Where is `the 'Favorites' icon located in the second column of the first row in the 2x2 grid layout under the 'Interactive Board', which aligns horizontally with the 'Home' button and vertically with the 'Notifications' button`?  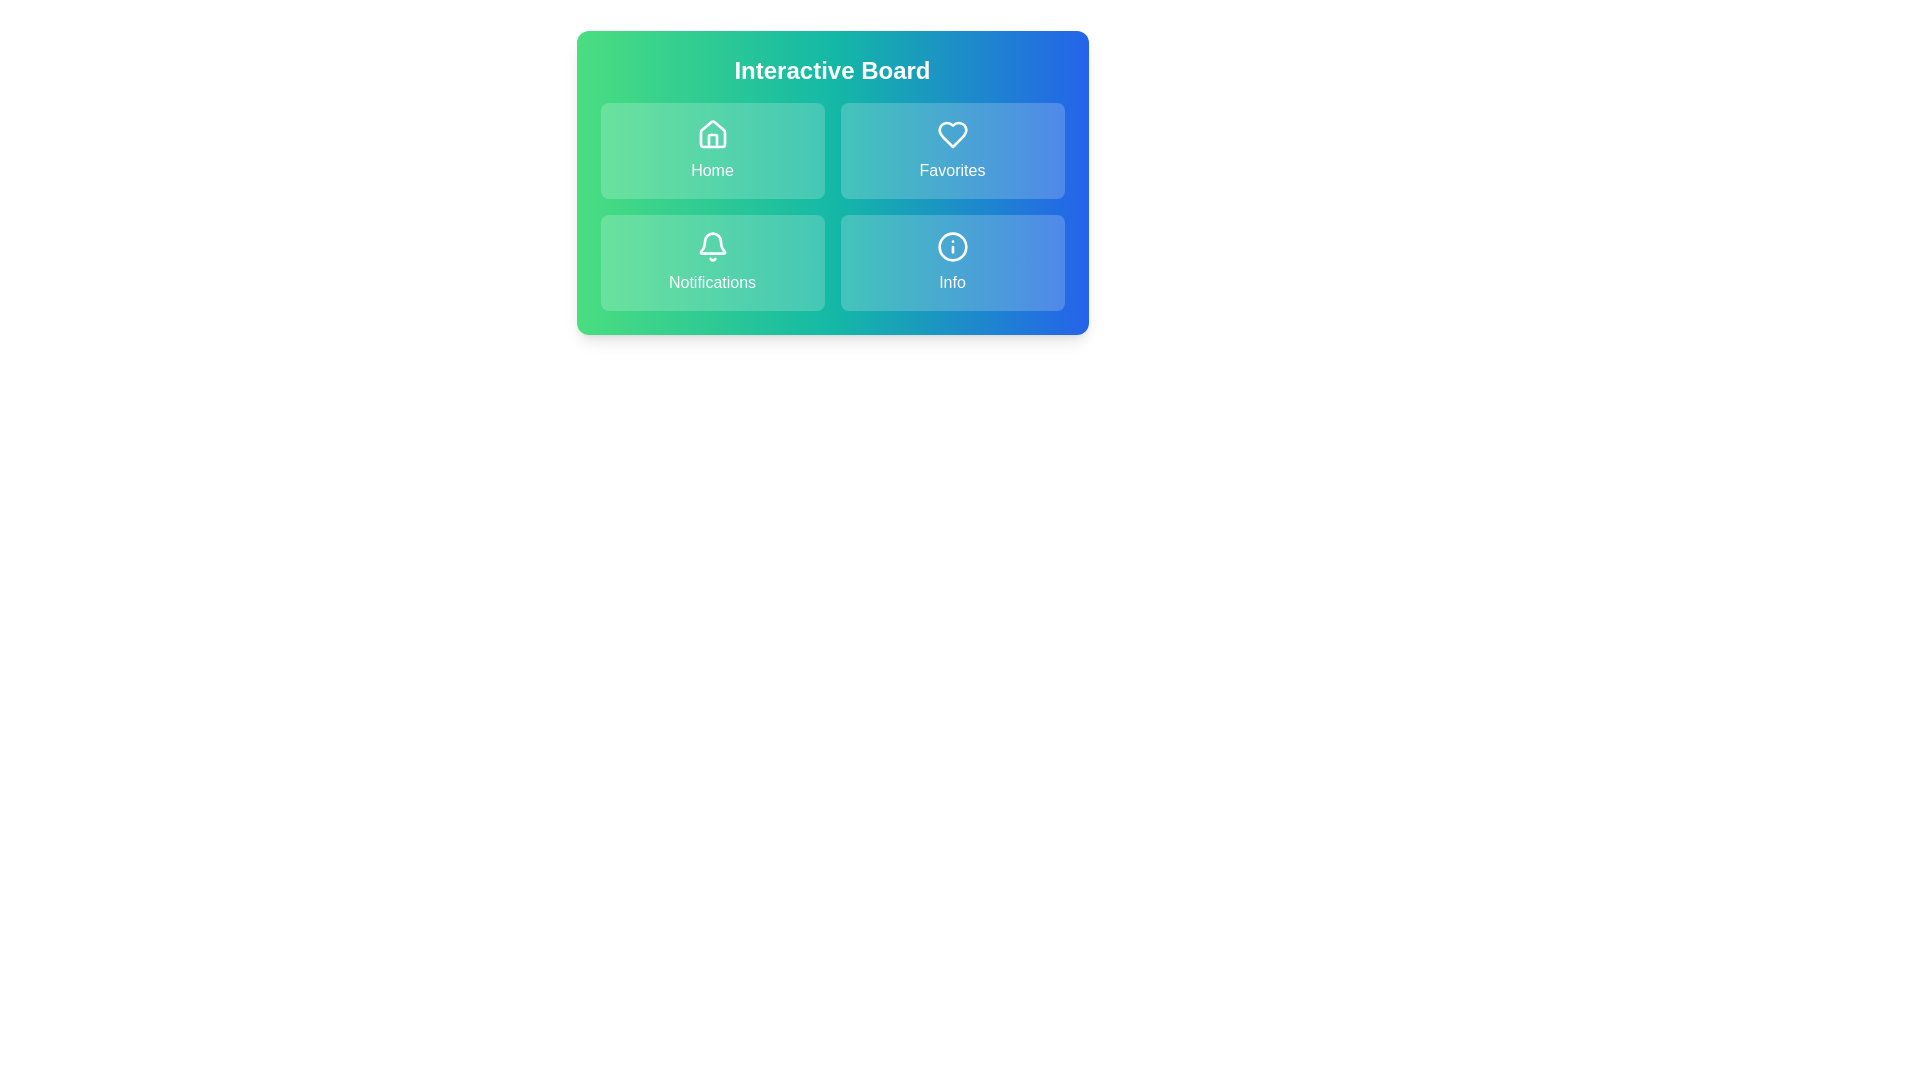
the 'Favorites' icon located in the second column of the first row in the 2x2 grid layout under the 'Interactive Board', which aligns horizontally with the 'Home' button and vertically with the 'Notifications' button is located at coordinates (951, 135).